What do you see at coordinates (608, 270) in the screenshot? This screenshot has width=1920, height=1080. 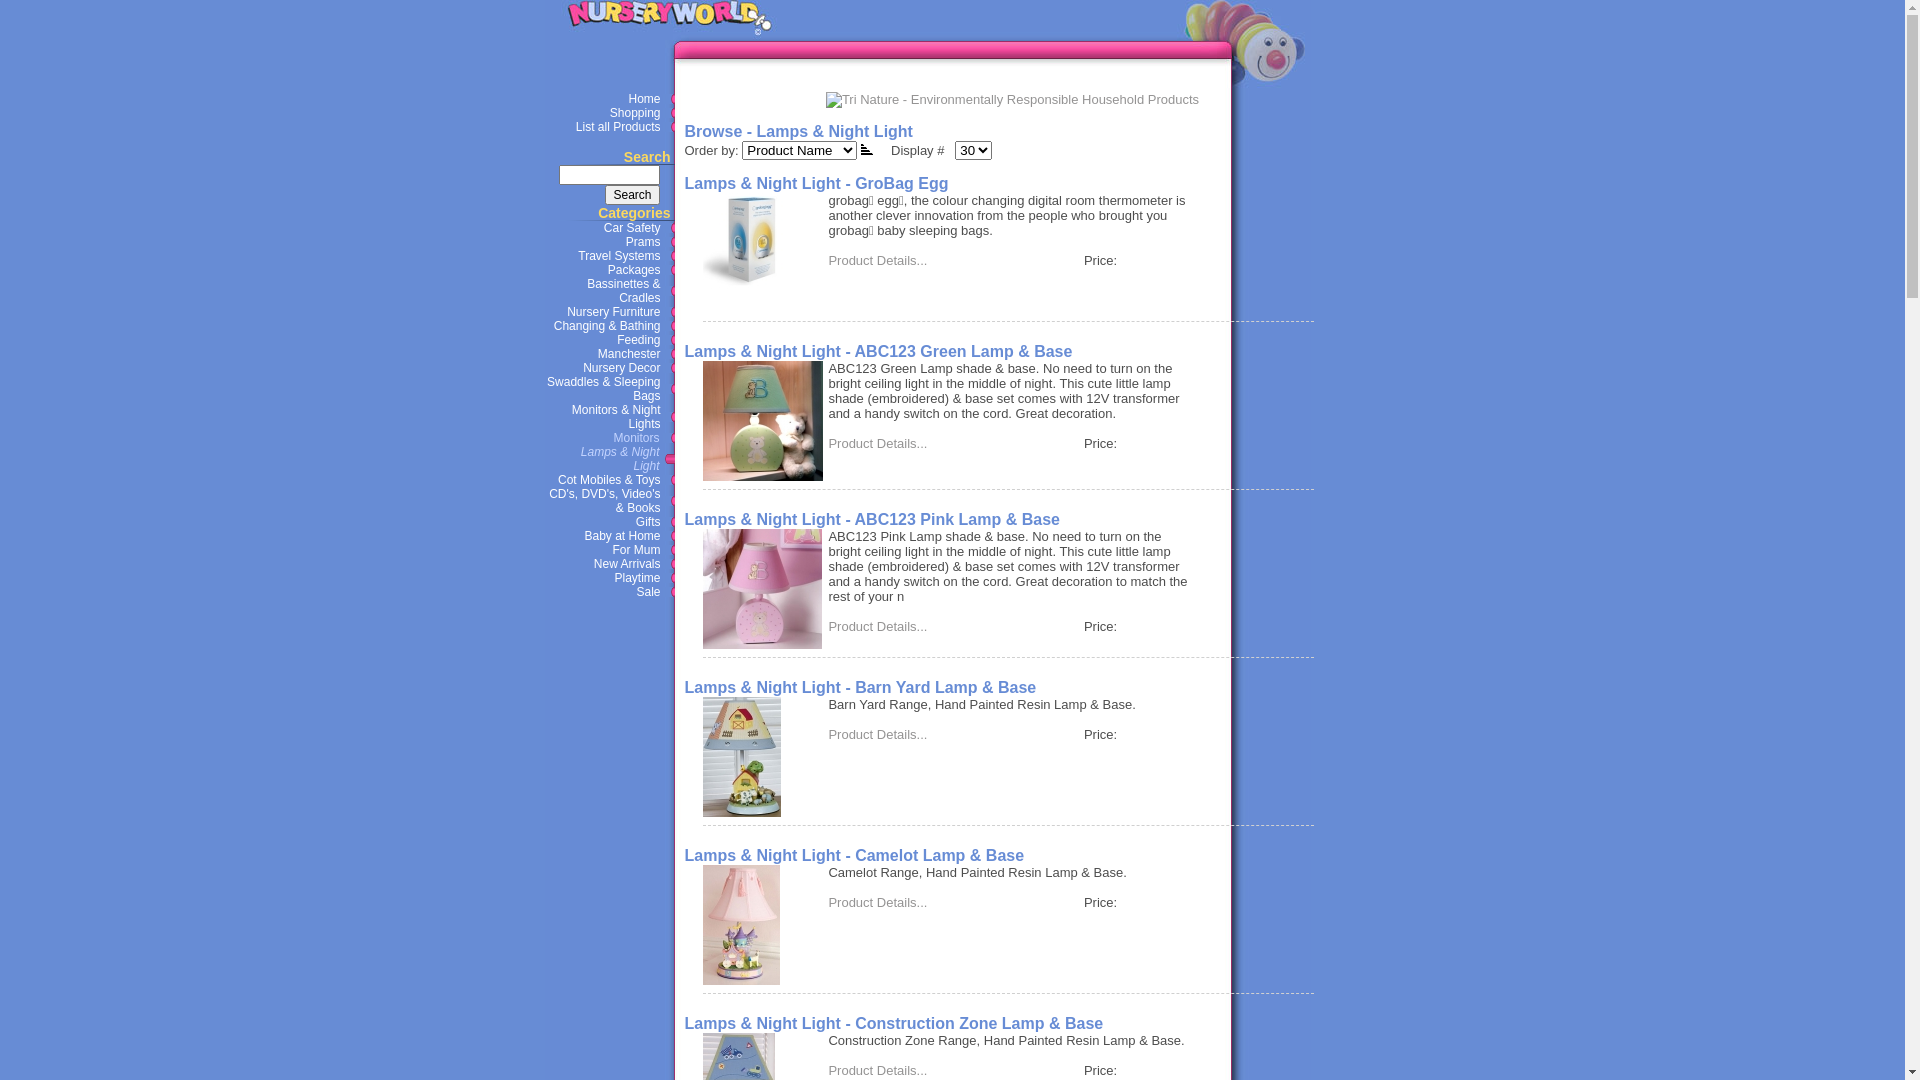 I see `'Packages'` at bounding box center [608, 270].